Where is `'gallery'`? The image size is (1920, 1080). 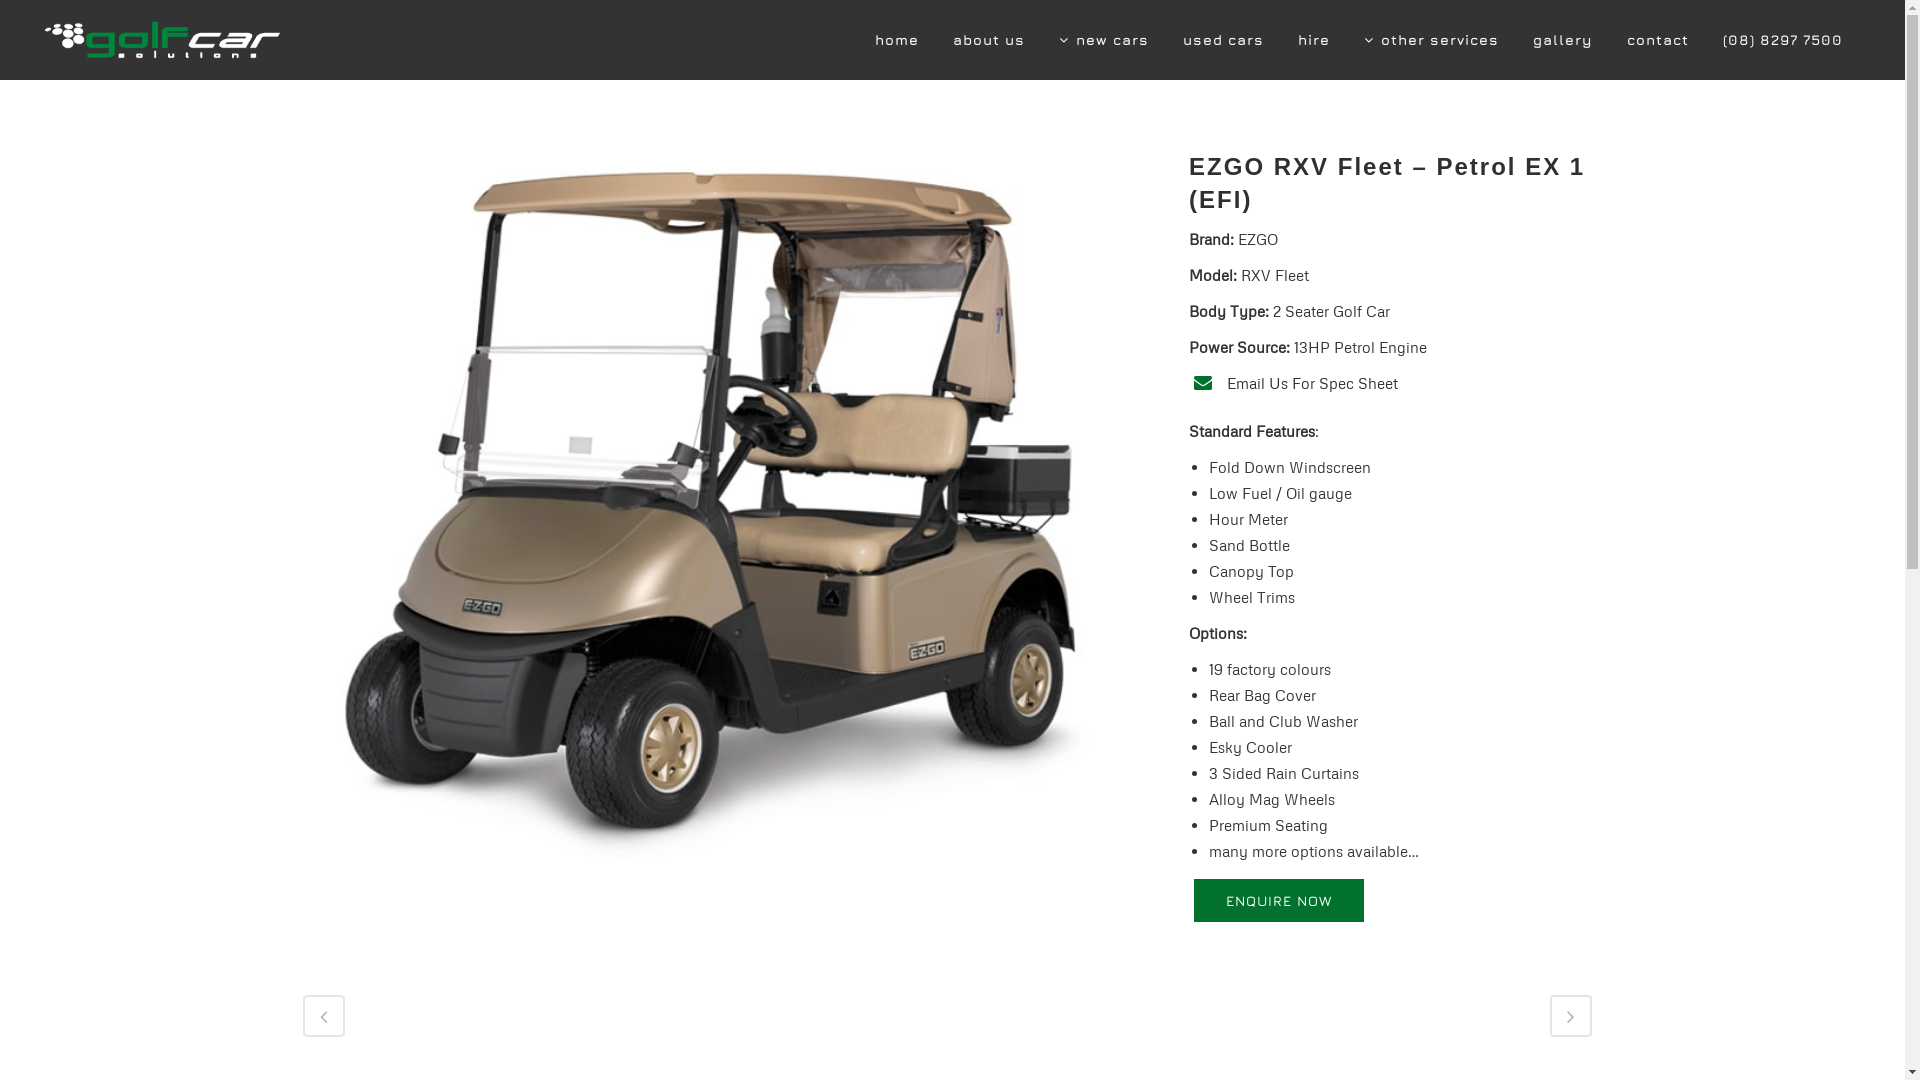 'gallery' is located at coordinates (1562, 39).